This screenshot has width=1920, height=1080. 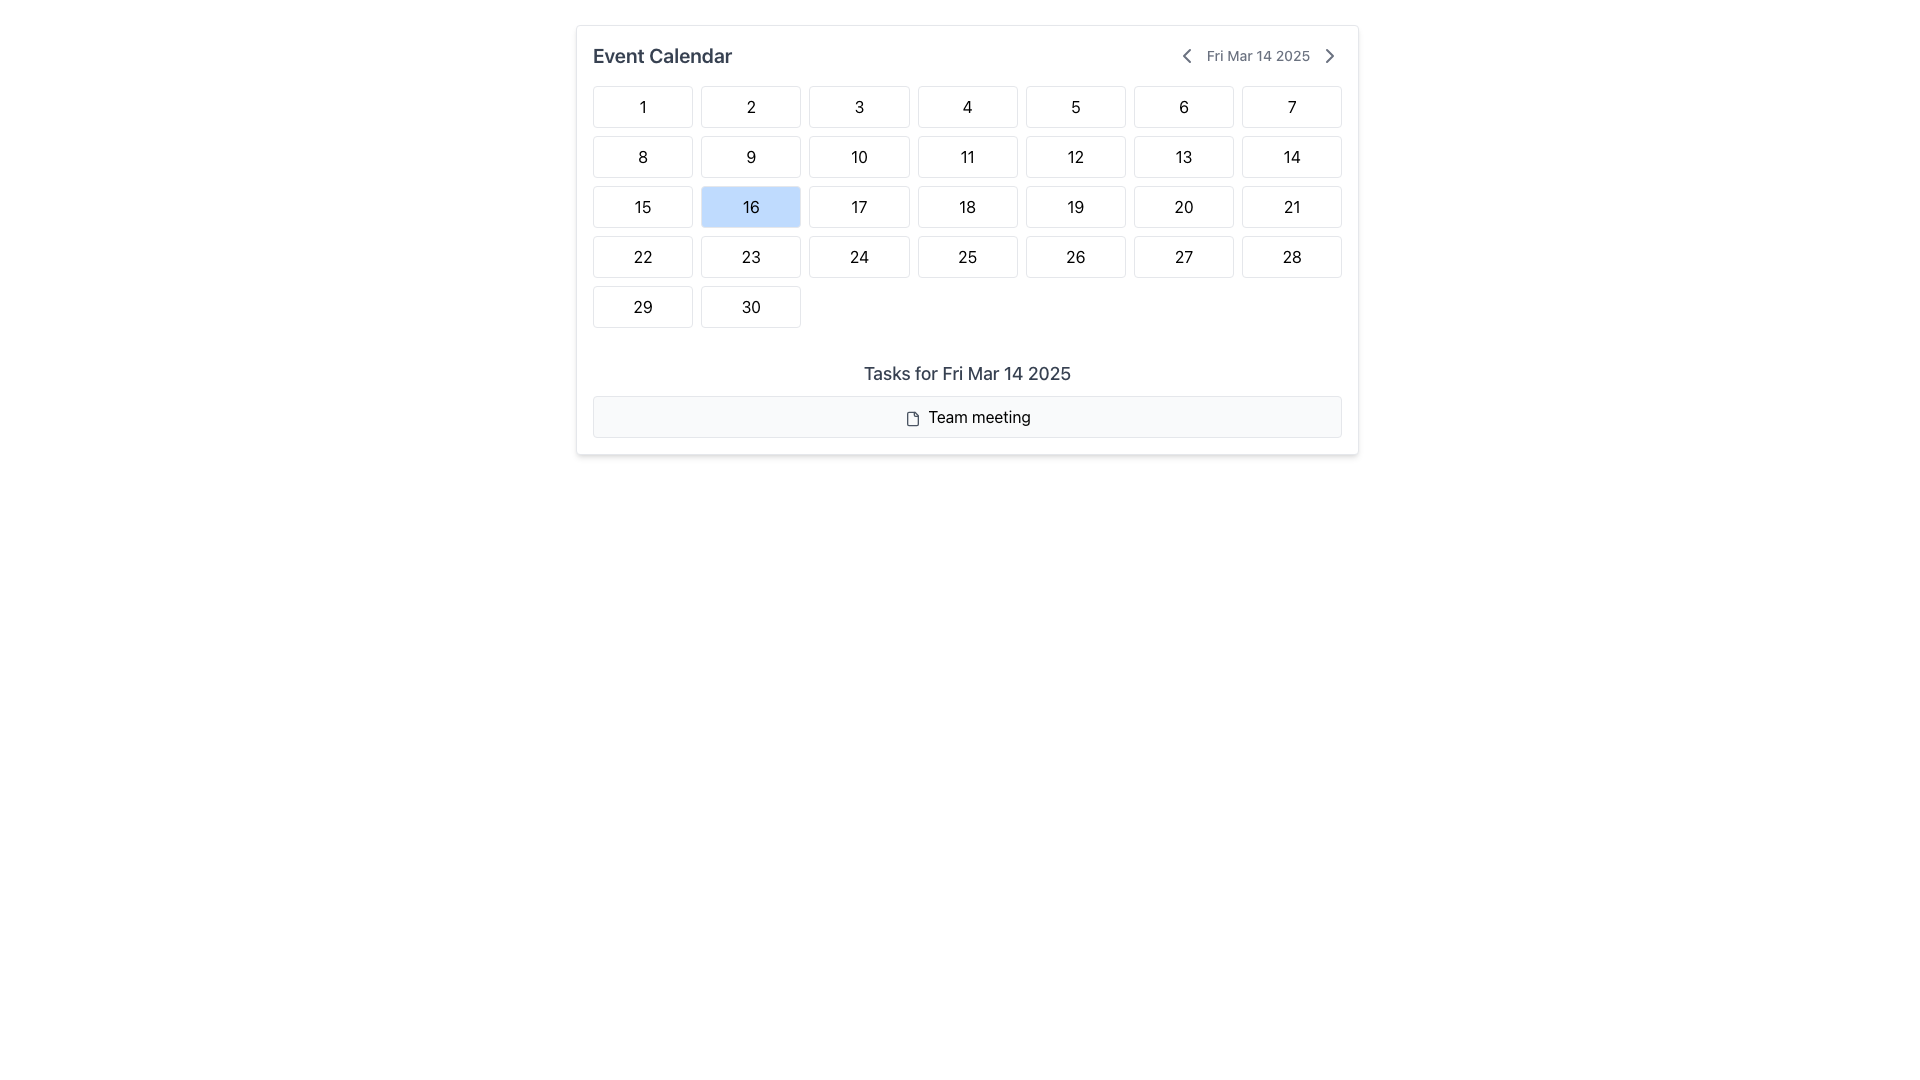 What do you see at coordinates (1292, 207) in the screenshot?
I see `the button labeled '21'` at bounding box center [1292, 207].